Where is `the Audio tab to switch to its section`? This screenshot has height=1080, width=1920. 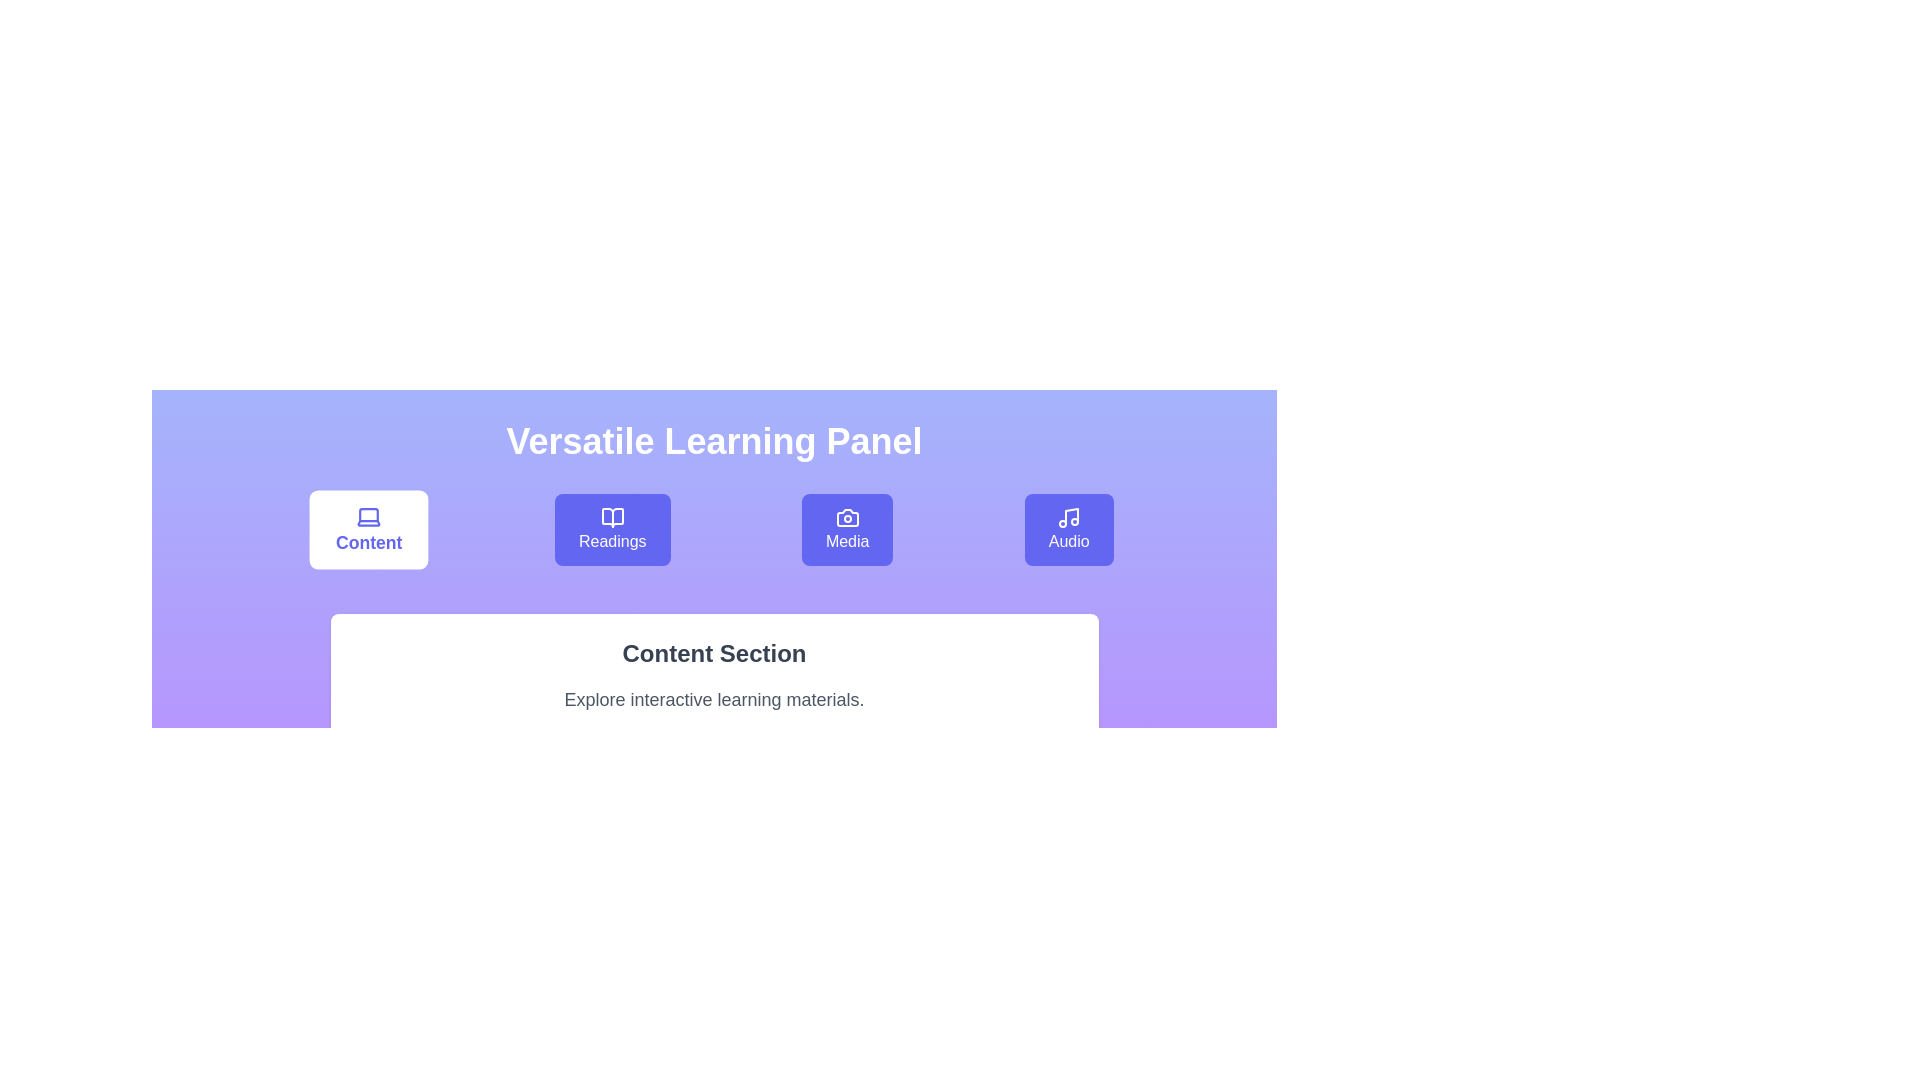
the Audio tab to switch to its section is located at coordinates (1068, 528).